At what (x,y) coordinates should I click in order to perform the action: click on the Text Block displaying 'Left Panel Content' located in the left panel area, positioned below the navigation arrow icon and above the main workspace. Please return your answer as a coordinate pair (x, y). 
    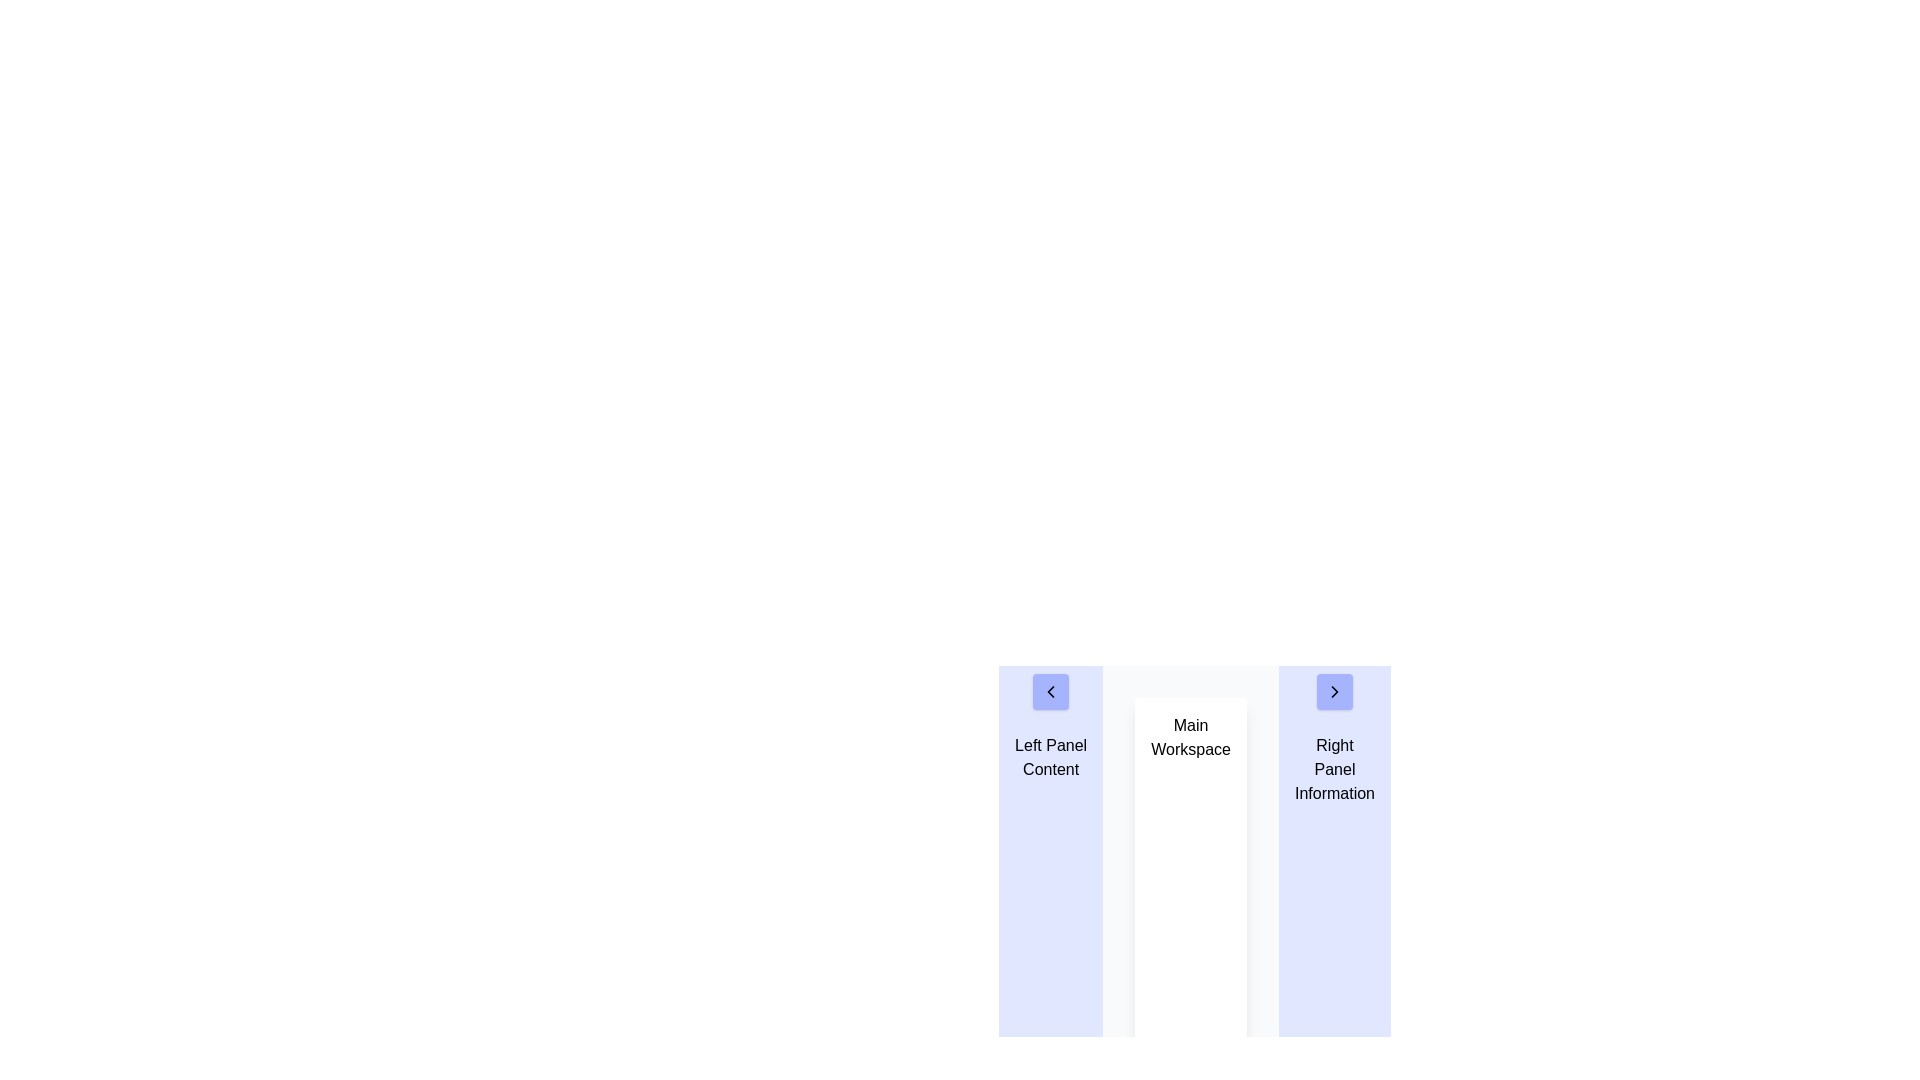
    Looking at the image, I should click on (1050, 758).